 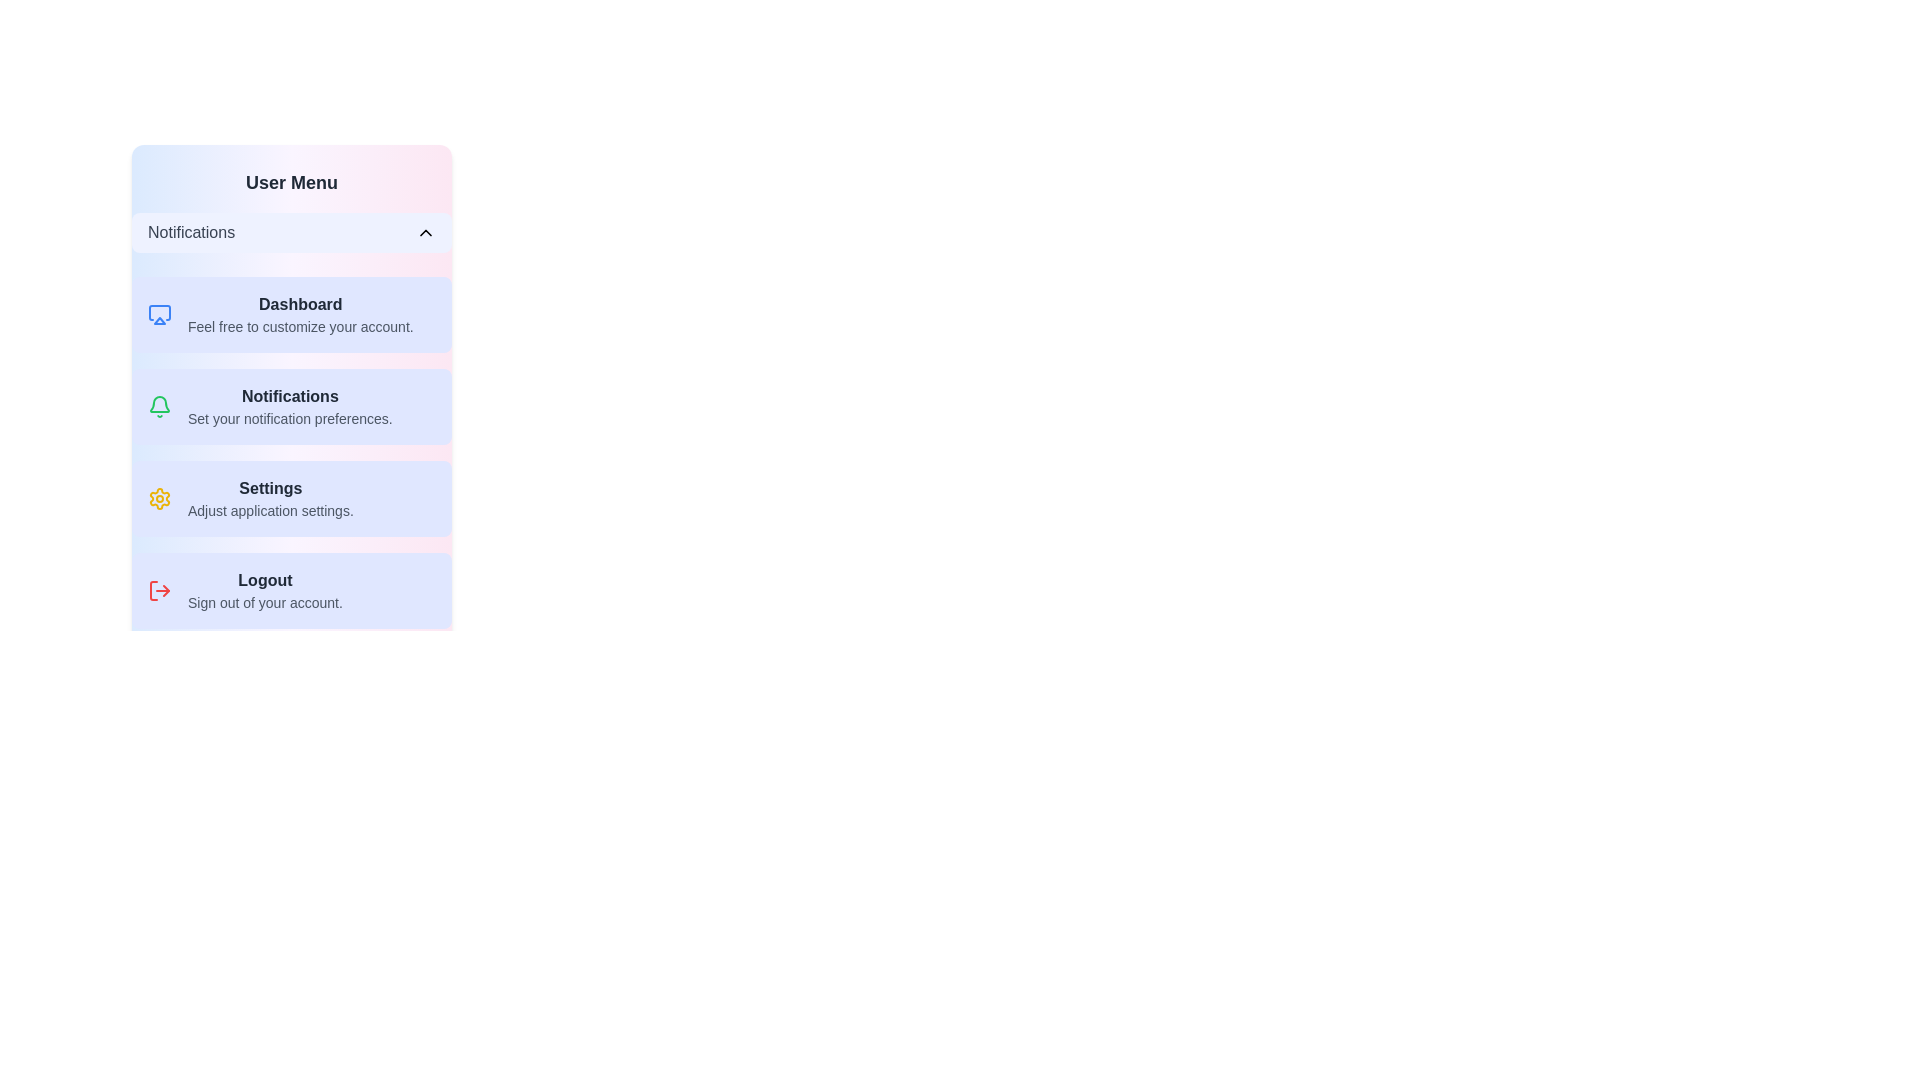 I want to click on the menu item labeled 'Dashboard' to highlight it, so click(x=291, y=315).